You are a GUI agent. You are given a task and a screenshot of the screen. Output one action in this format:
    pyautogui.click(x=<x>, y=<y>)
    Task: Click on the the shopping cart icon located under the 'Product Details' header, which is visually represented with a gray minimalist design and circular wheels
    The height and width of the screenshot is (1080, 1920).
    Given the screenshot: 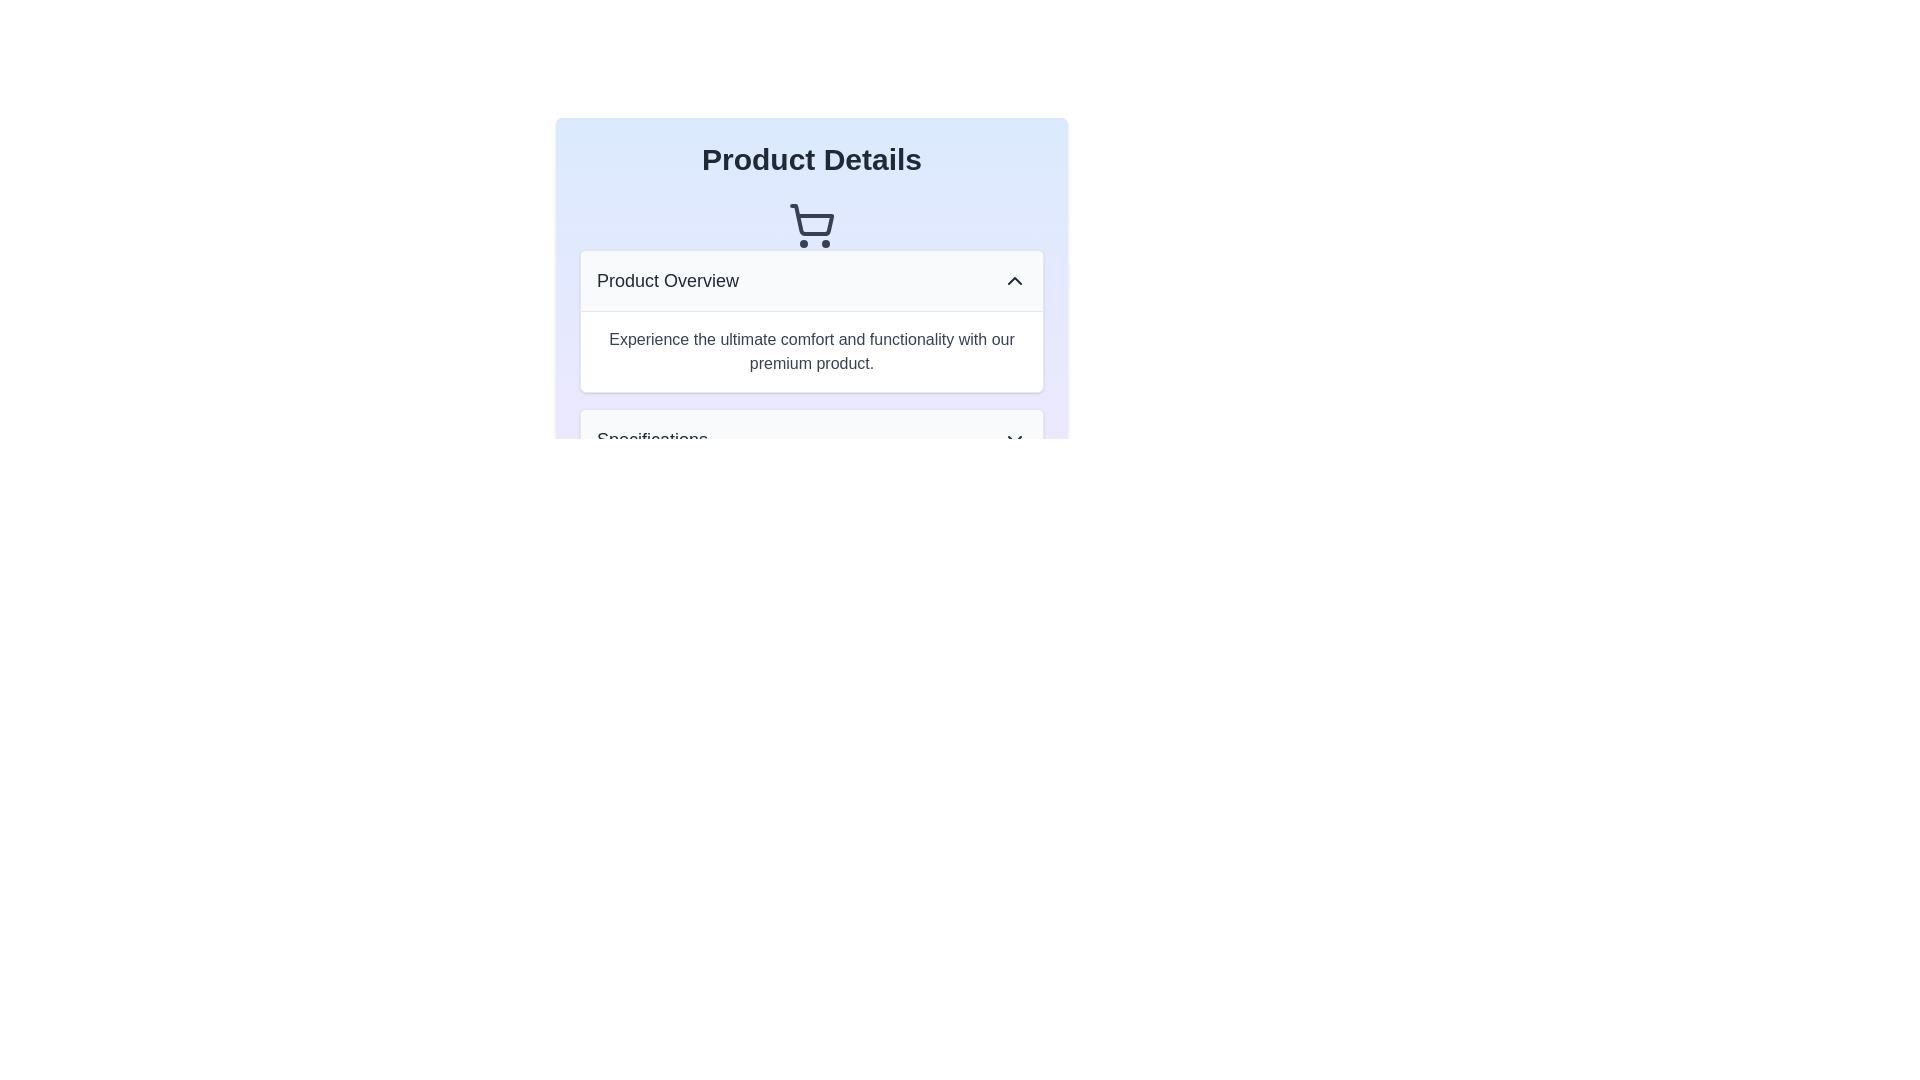 What is the action you would take?
    pyautogui.click(x=811, y=225)
    